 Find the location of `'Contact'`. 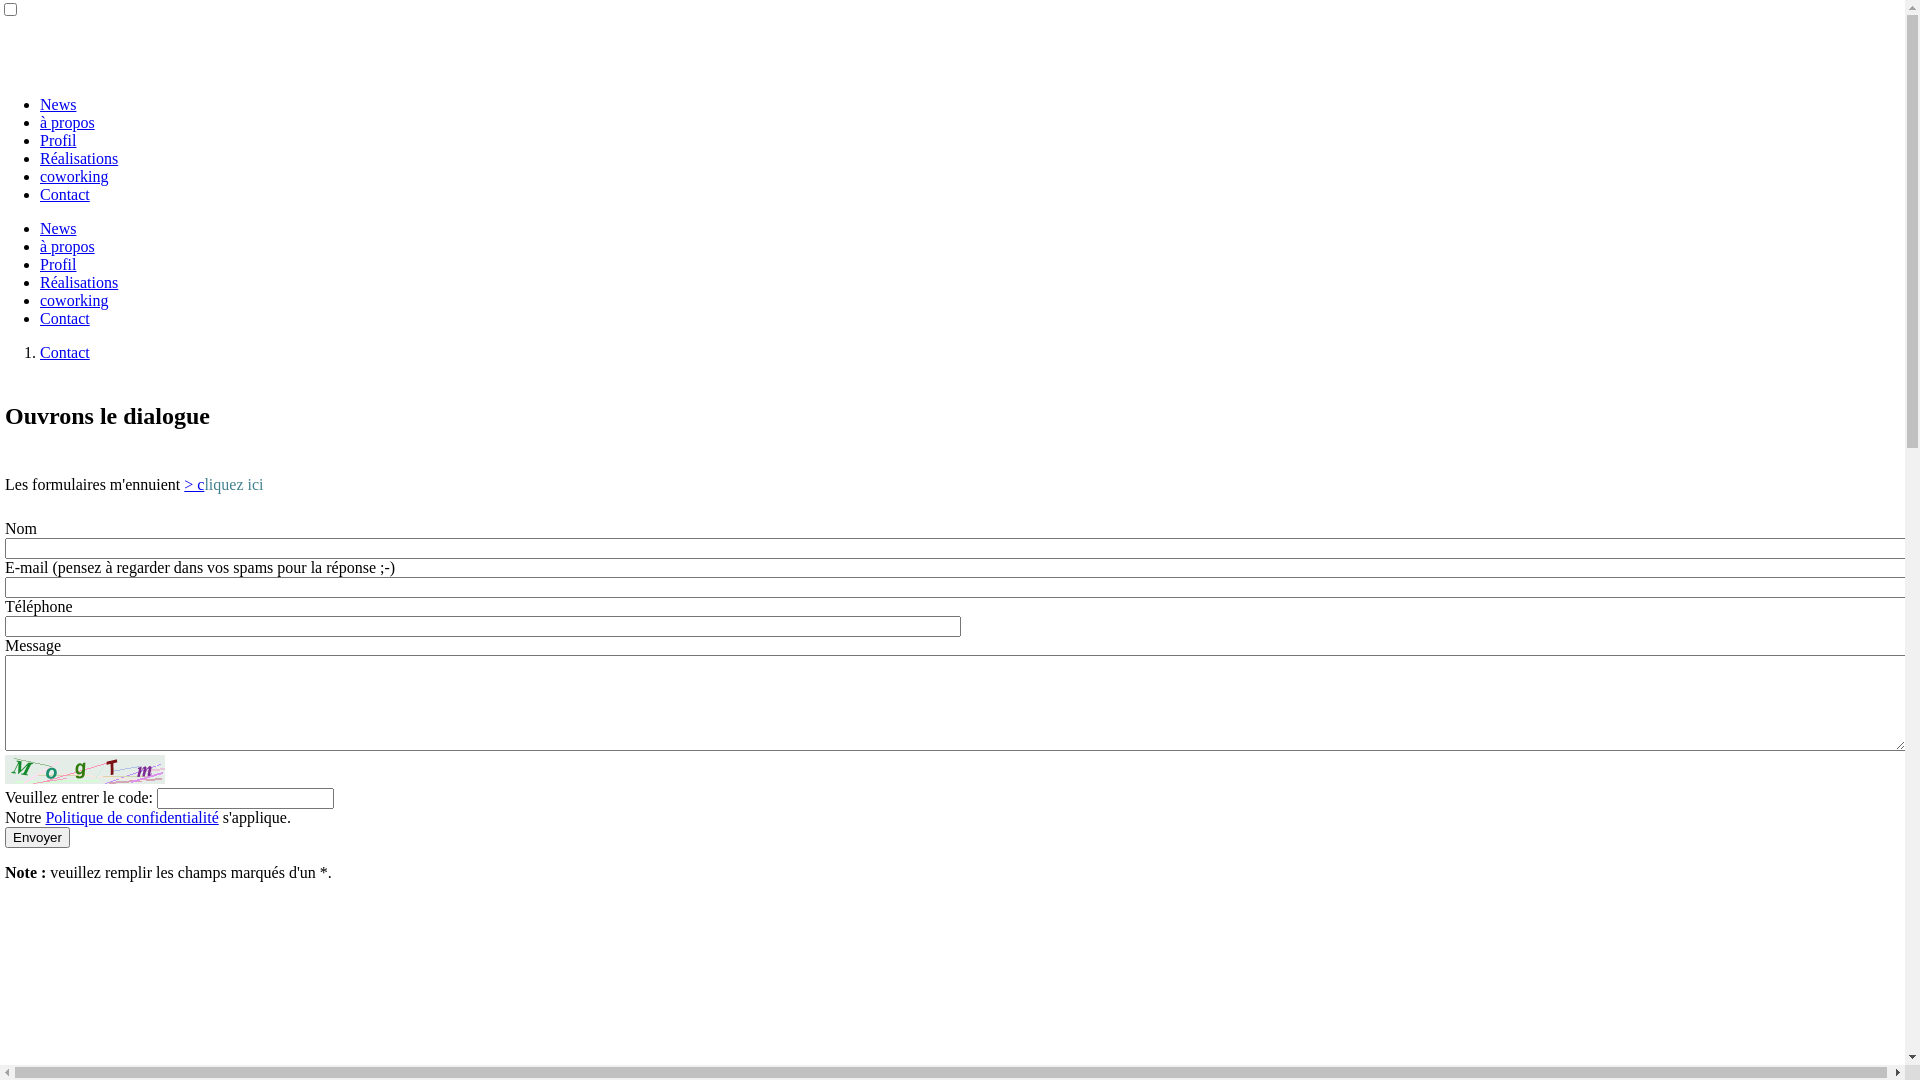

'Contact' is located at coordinates (65, 351).